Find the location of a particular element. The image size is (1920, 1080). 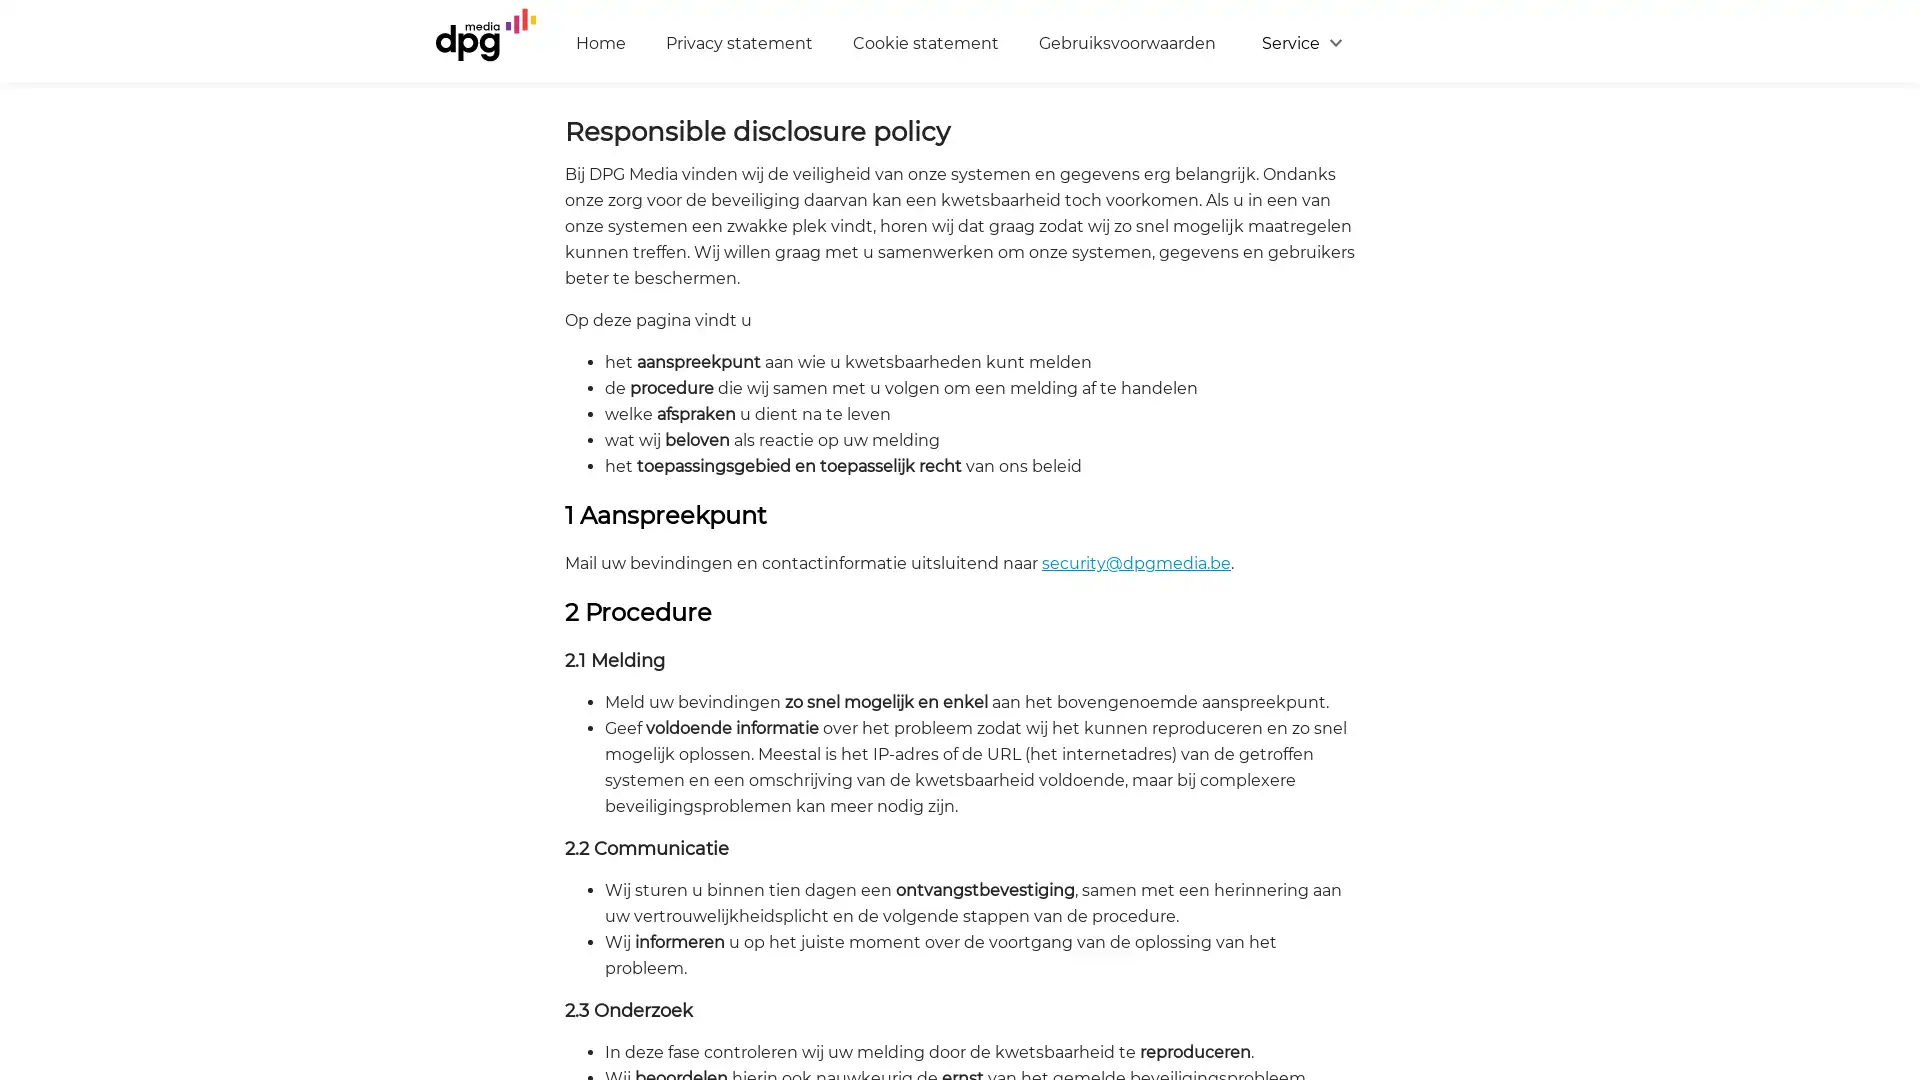

close icon is located at coordinates (1894, 834).